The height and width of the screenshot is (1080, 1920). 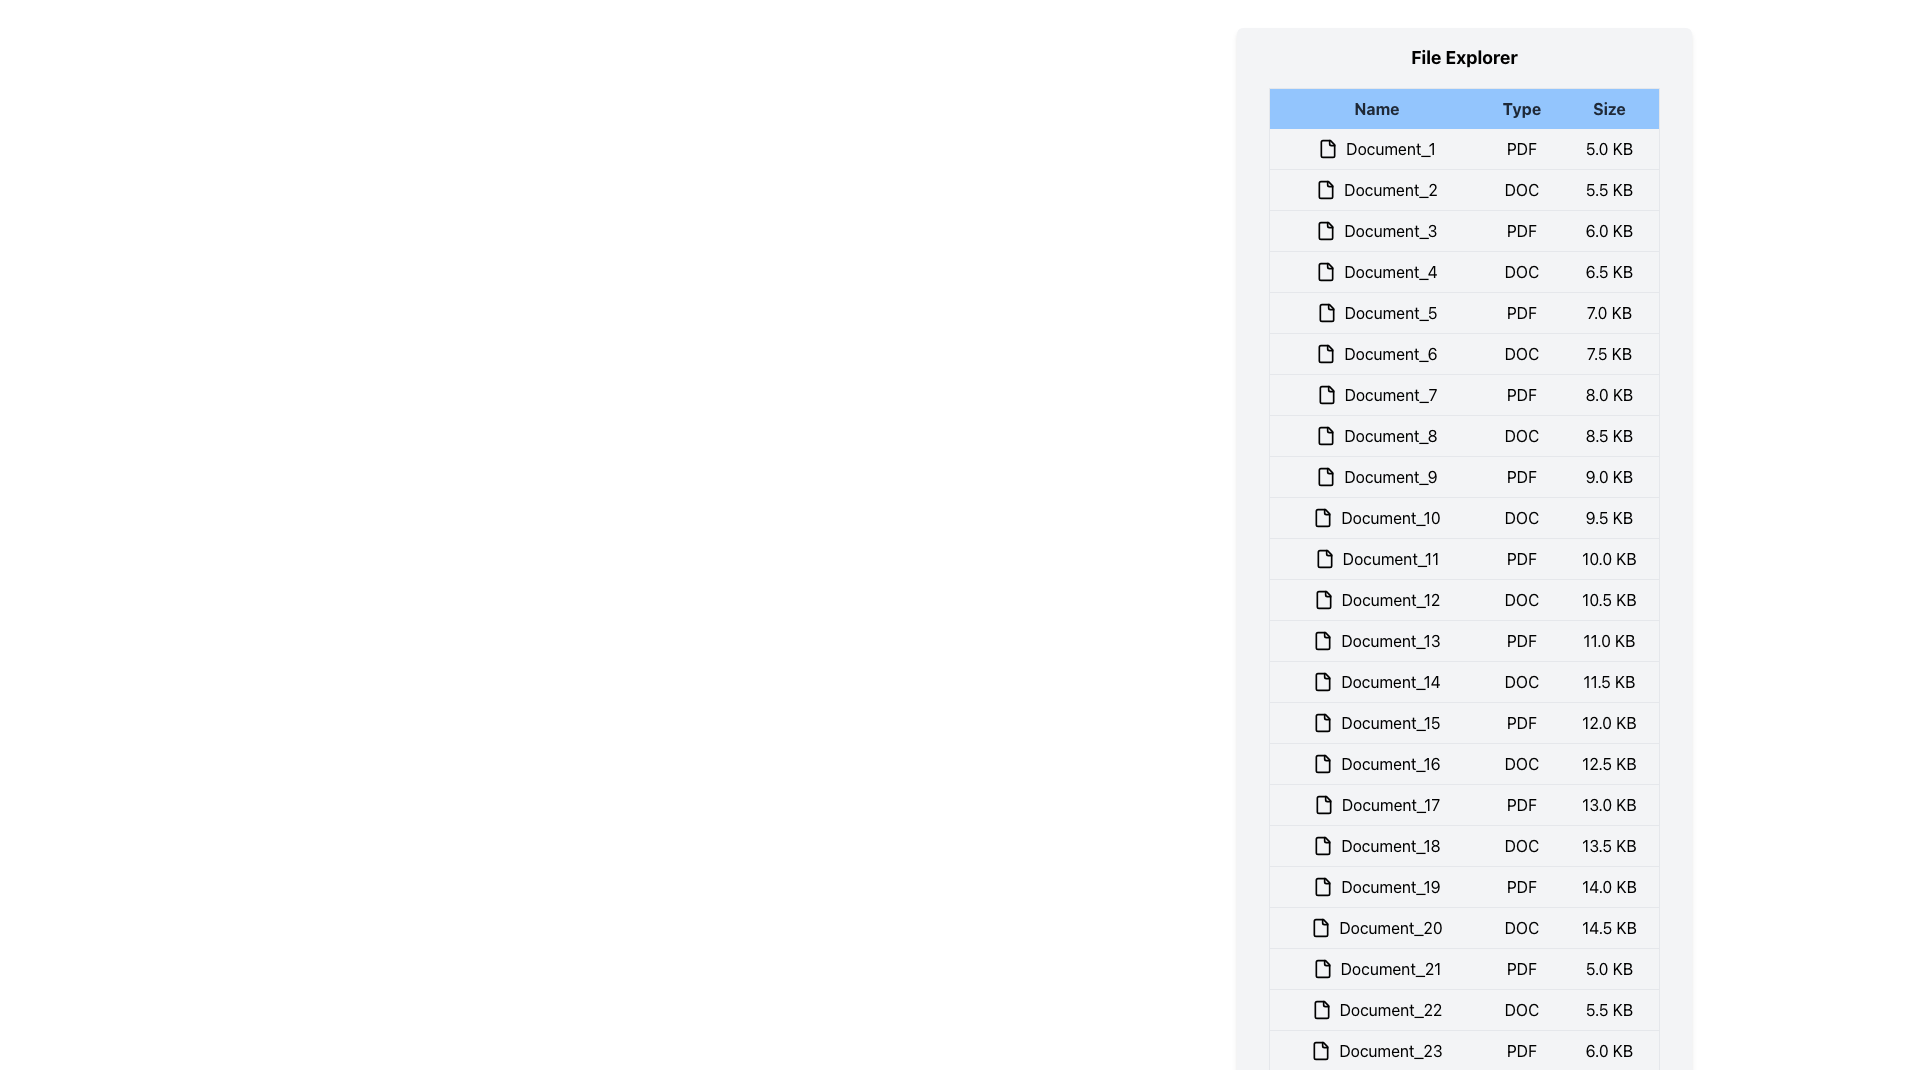 What do you see at coordinates (1520, 272) in the screenshot?
I see `the text label displaying 'DOC' in the 'Type' column of the row for 'Document_4' in the table` at bounding box center [1520, 272].